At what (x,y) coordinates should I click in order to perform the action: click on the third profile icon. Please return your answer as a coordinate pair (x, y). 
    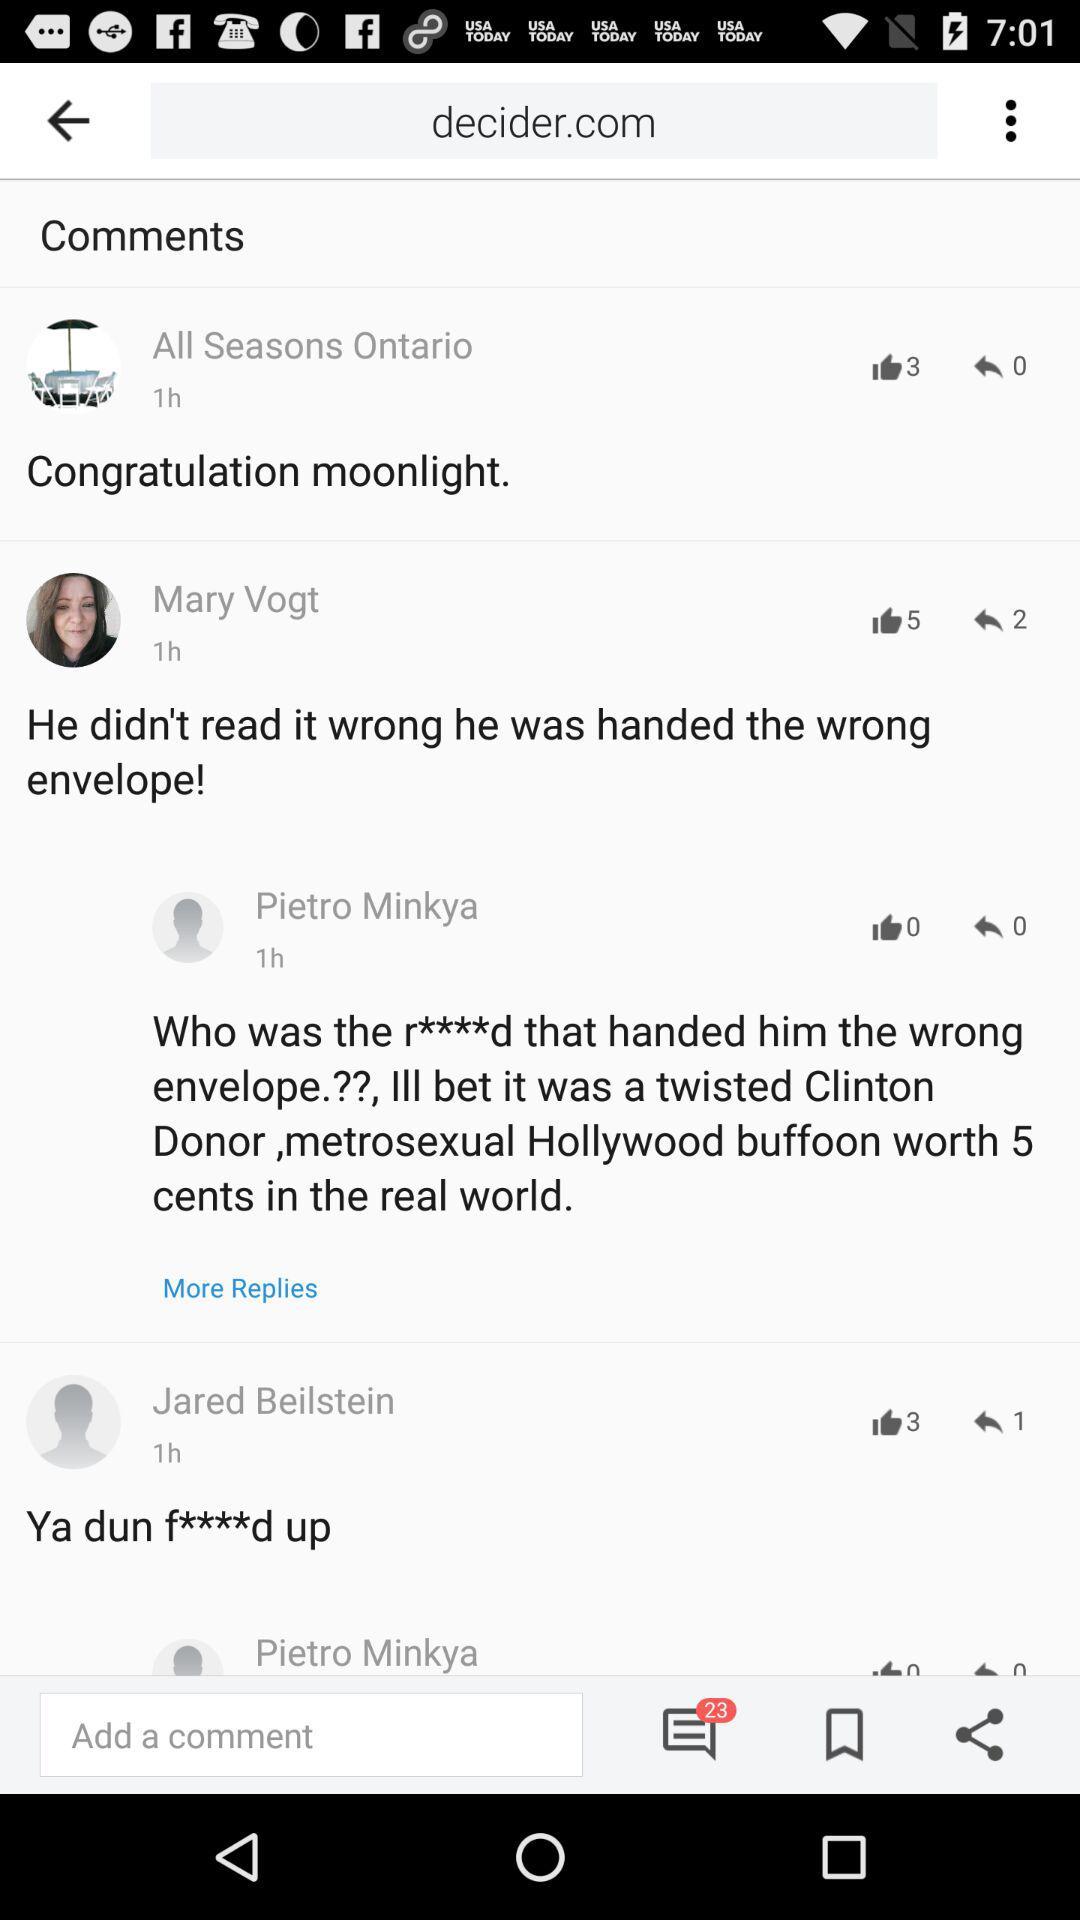
    Looking at the image, I should click on (188, 926).